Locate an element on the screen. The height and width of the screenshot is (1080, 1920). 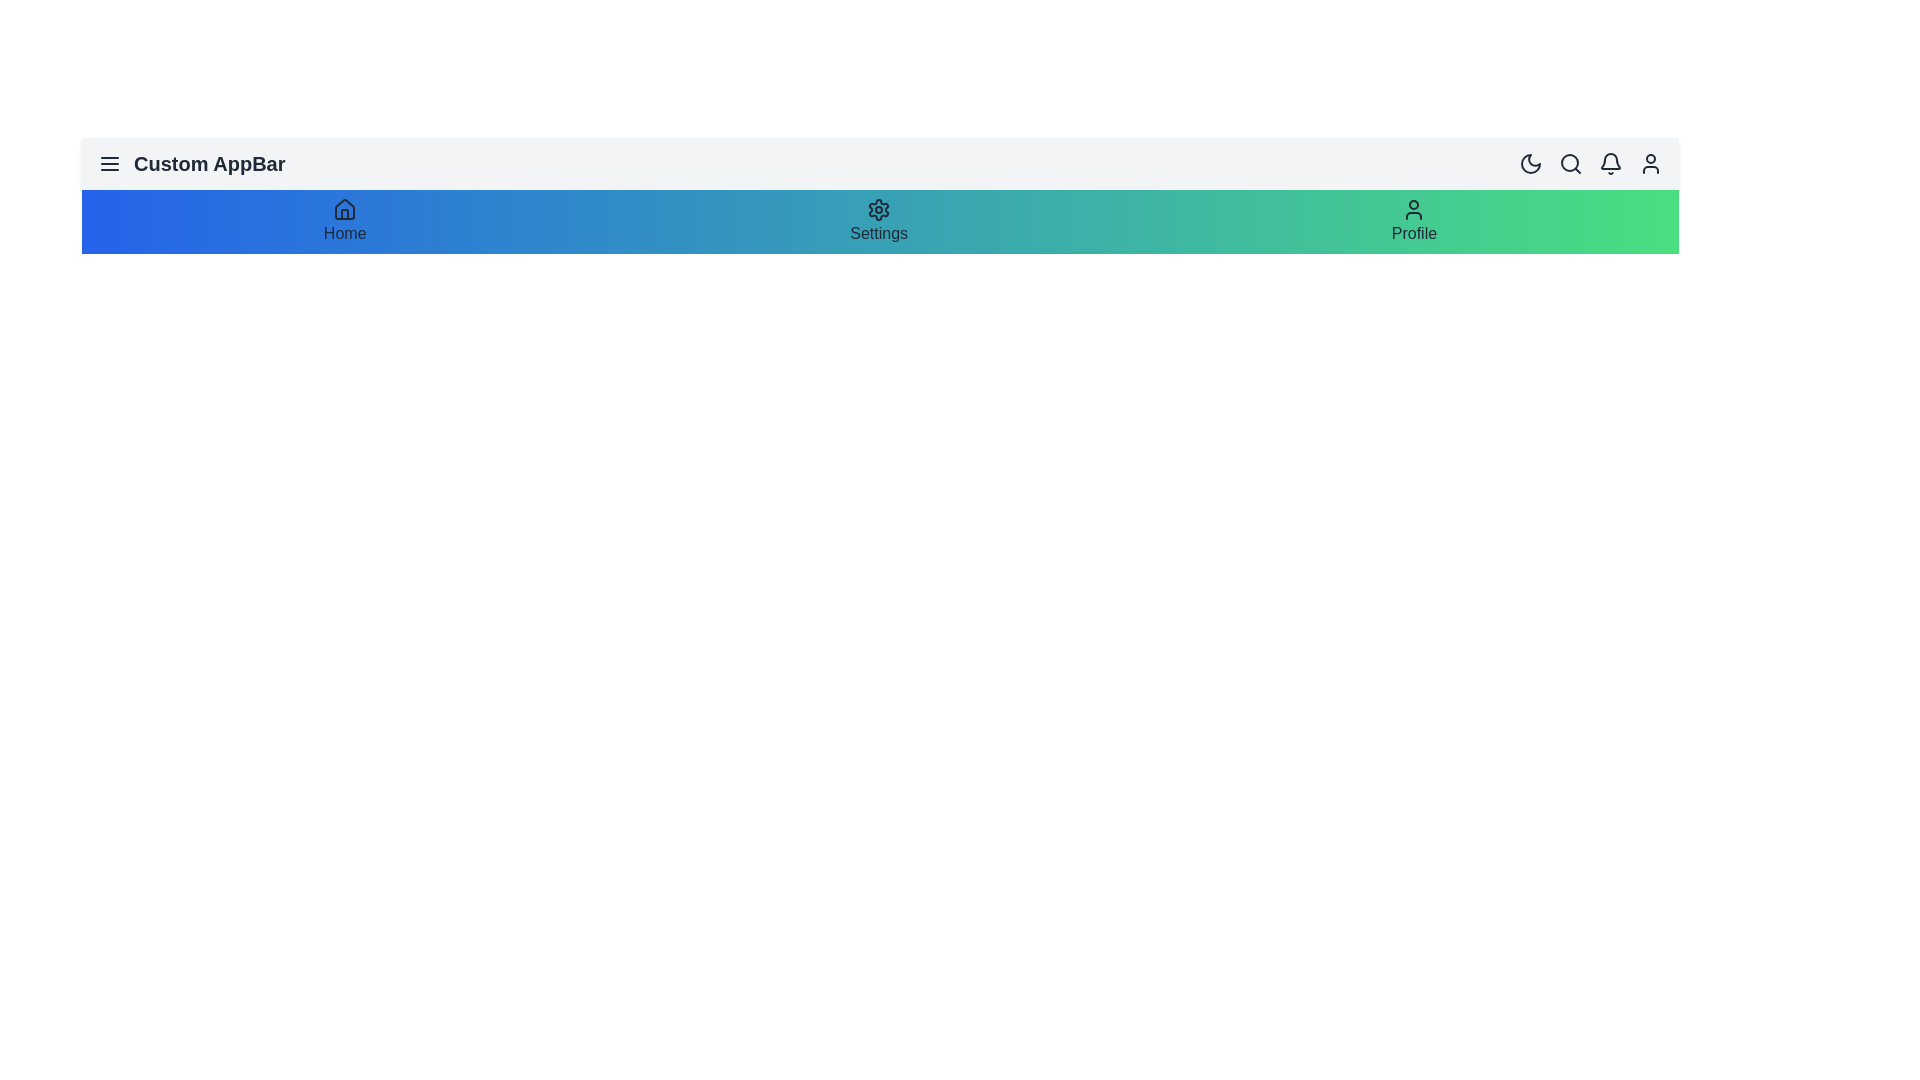
the Settings button in the navigation bar is located at coordinates (878, 233).